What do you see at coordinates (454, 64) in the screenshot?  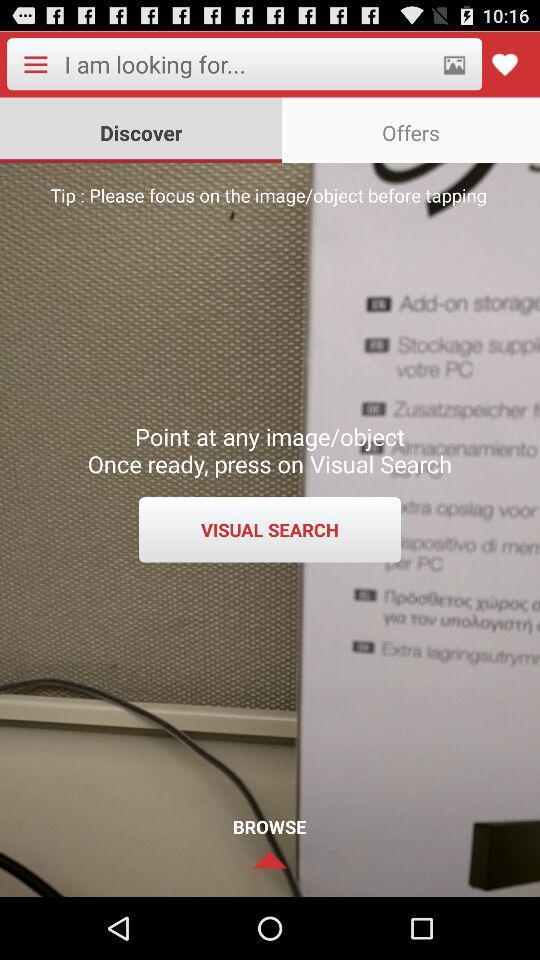 I see `photos` at bounding box center [454, 64].